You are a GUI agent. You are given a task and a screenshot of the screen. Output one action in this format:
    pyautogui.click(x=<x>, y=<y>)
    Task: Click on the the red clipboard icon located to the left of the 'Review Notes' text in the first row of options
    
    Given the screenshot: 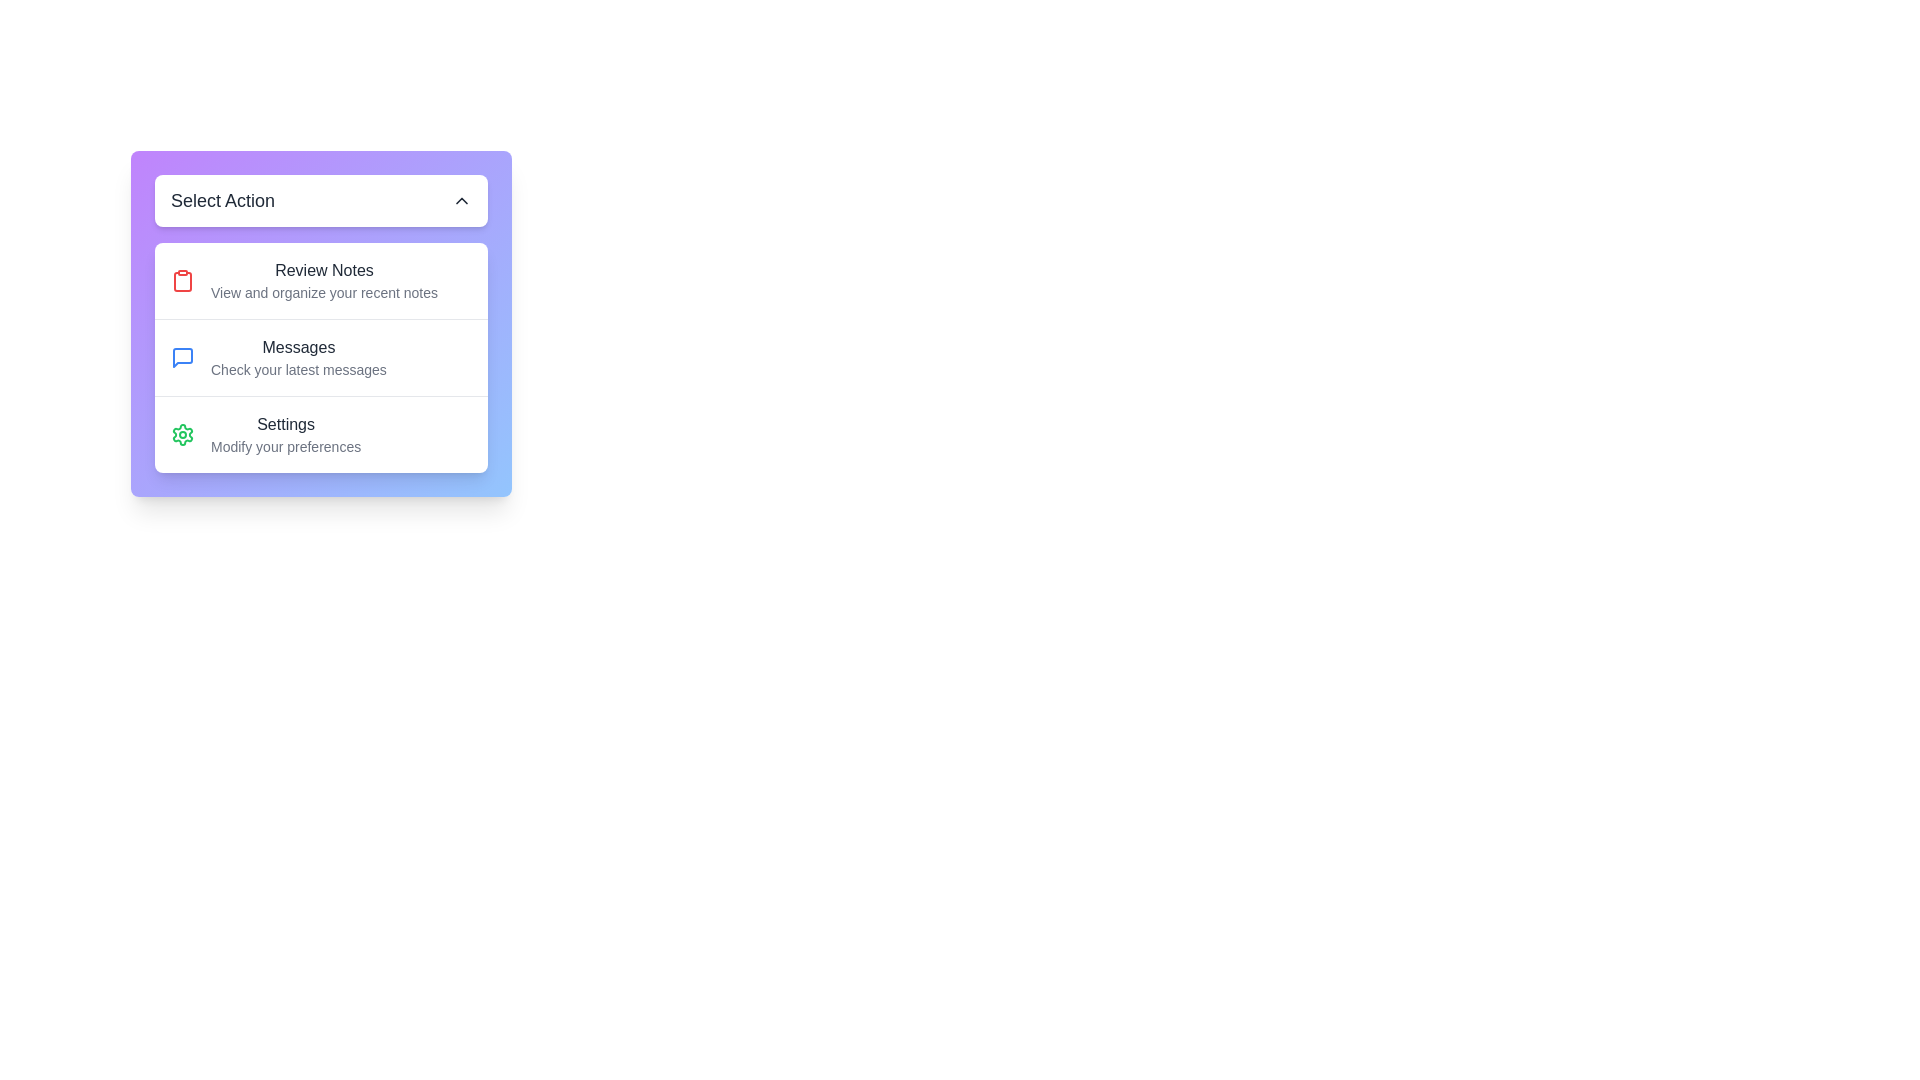 What is the action you would take?
    pyautogui.click(x=182, y=281)
    